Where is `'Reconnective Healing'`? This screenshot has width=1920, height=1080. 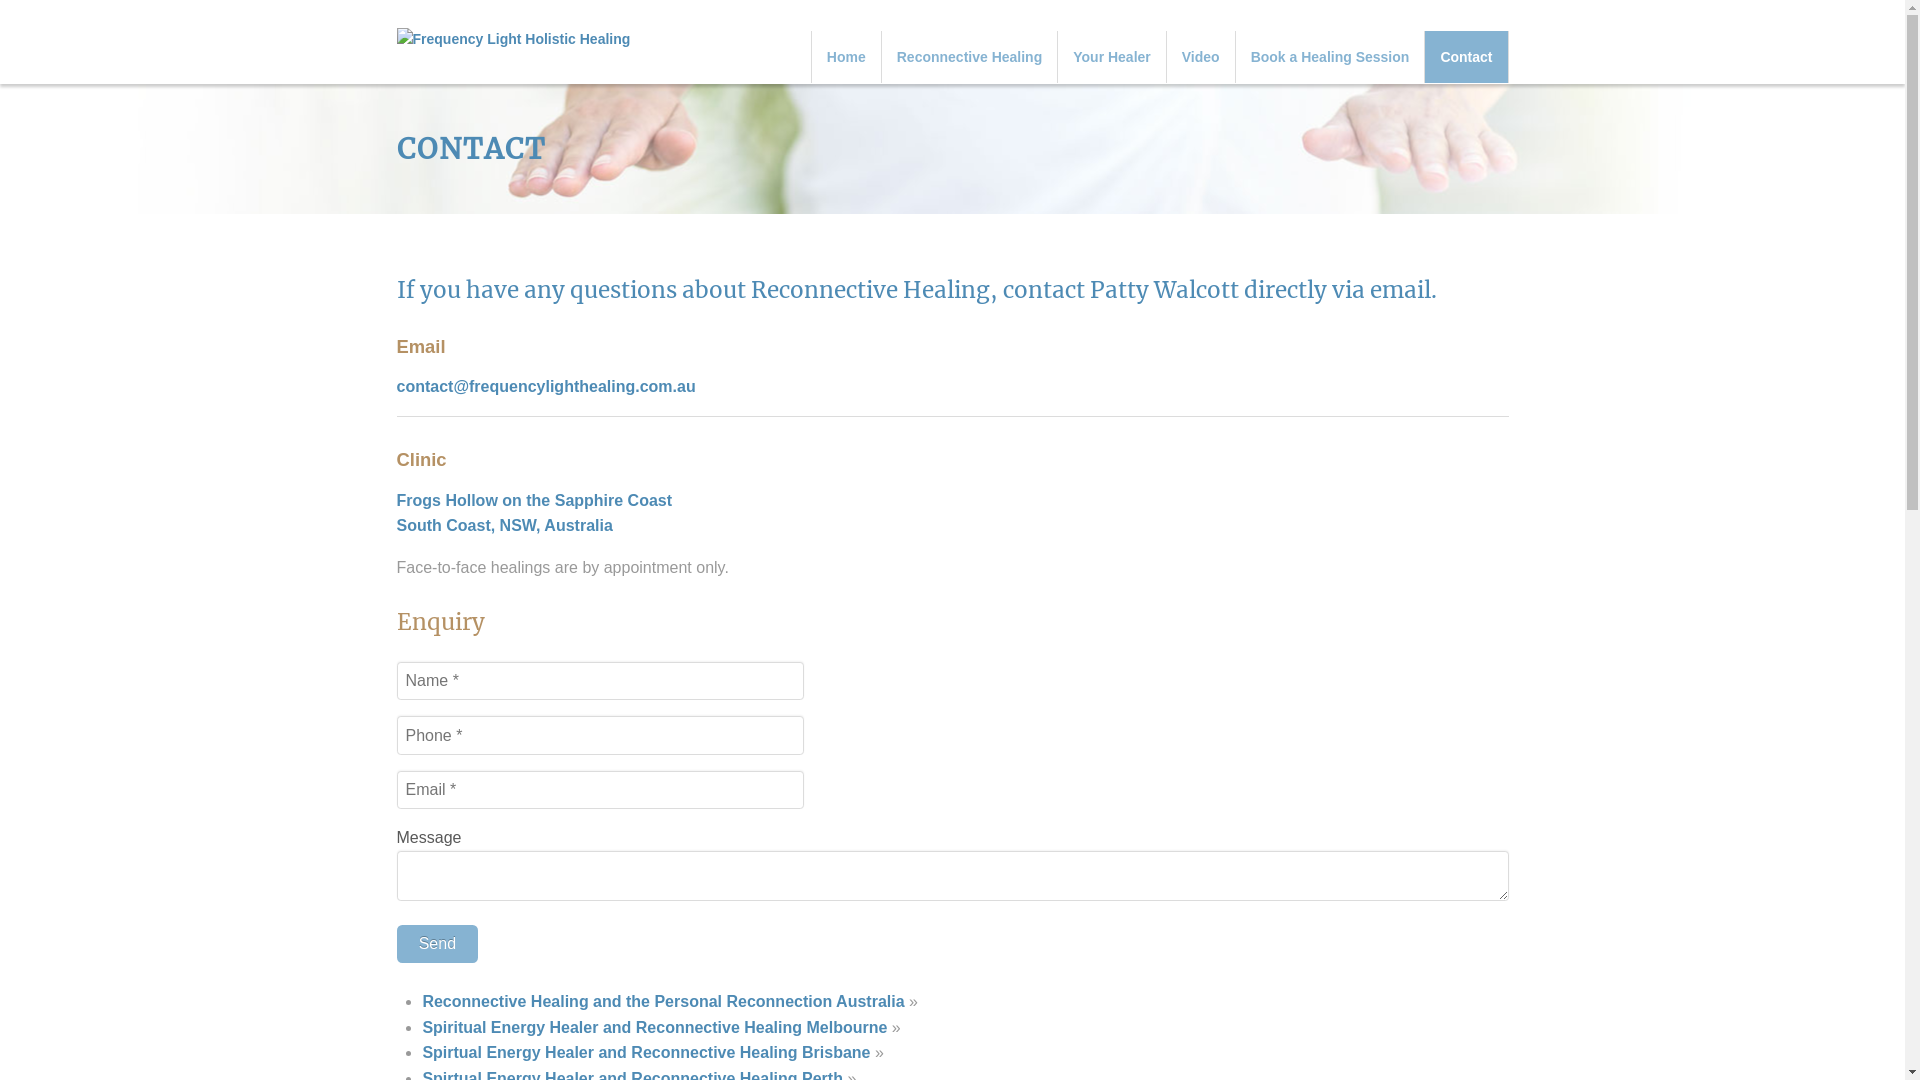
'Reconnective Healing' is located at coordinates (881, 56).